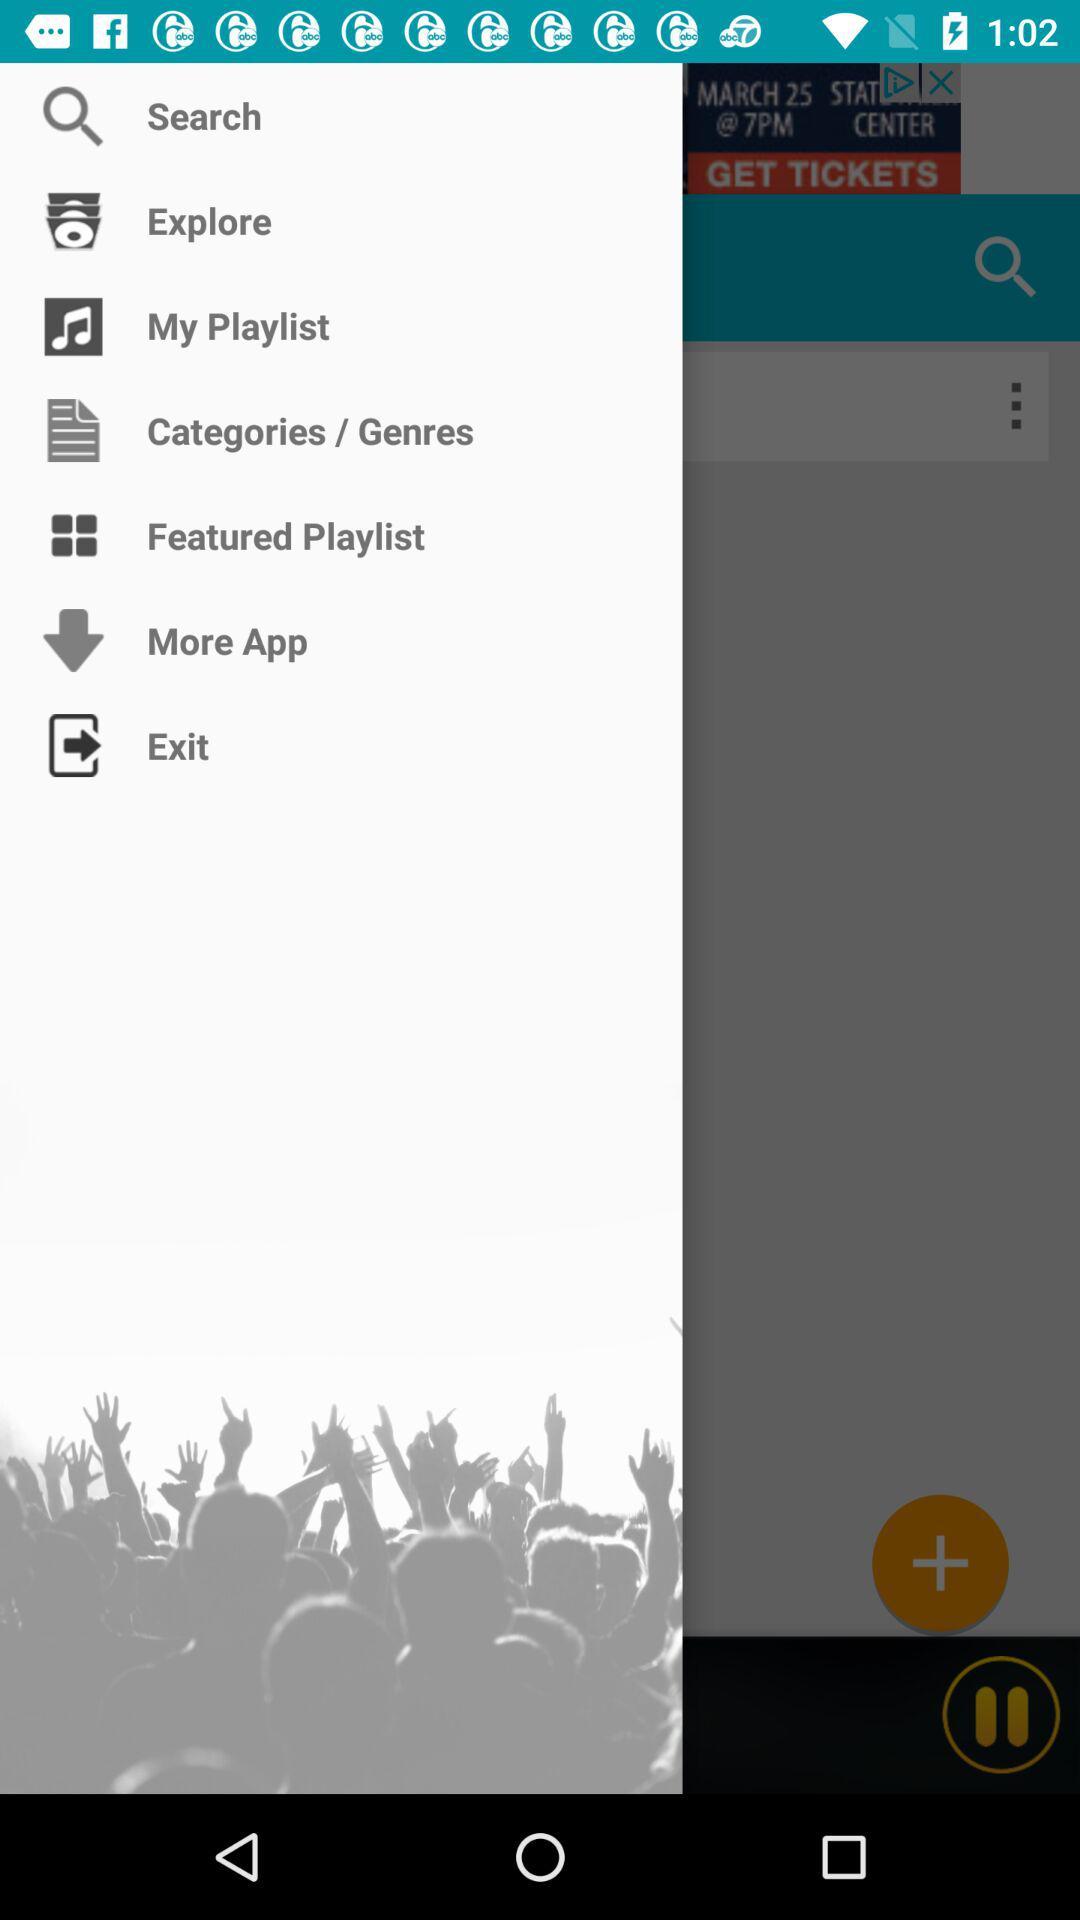 Image resolution: width=1080 pixels, height=1920 pixels. Describe the element at coordinates (1001, 1714) in the screenshot. I see `the pause icon` at that location.